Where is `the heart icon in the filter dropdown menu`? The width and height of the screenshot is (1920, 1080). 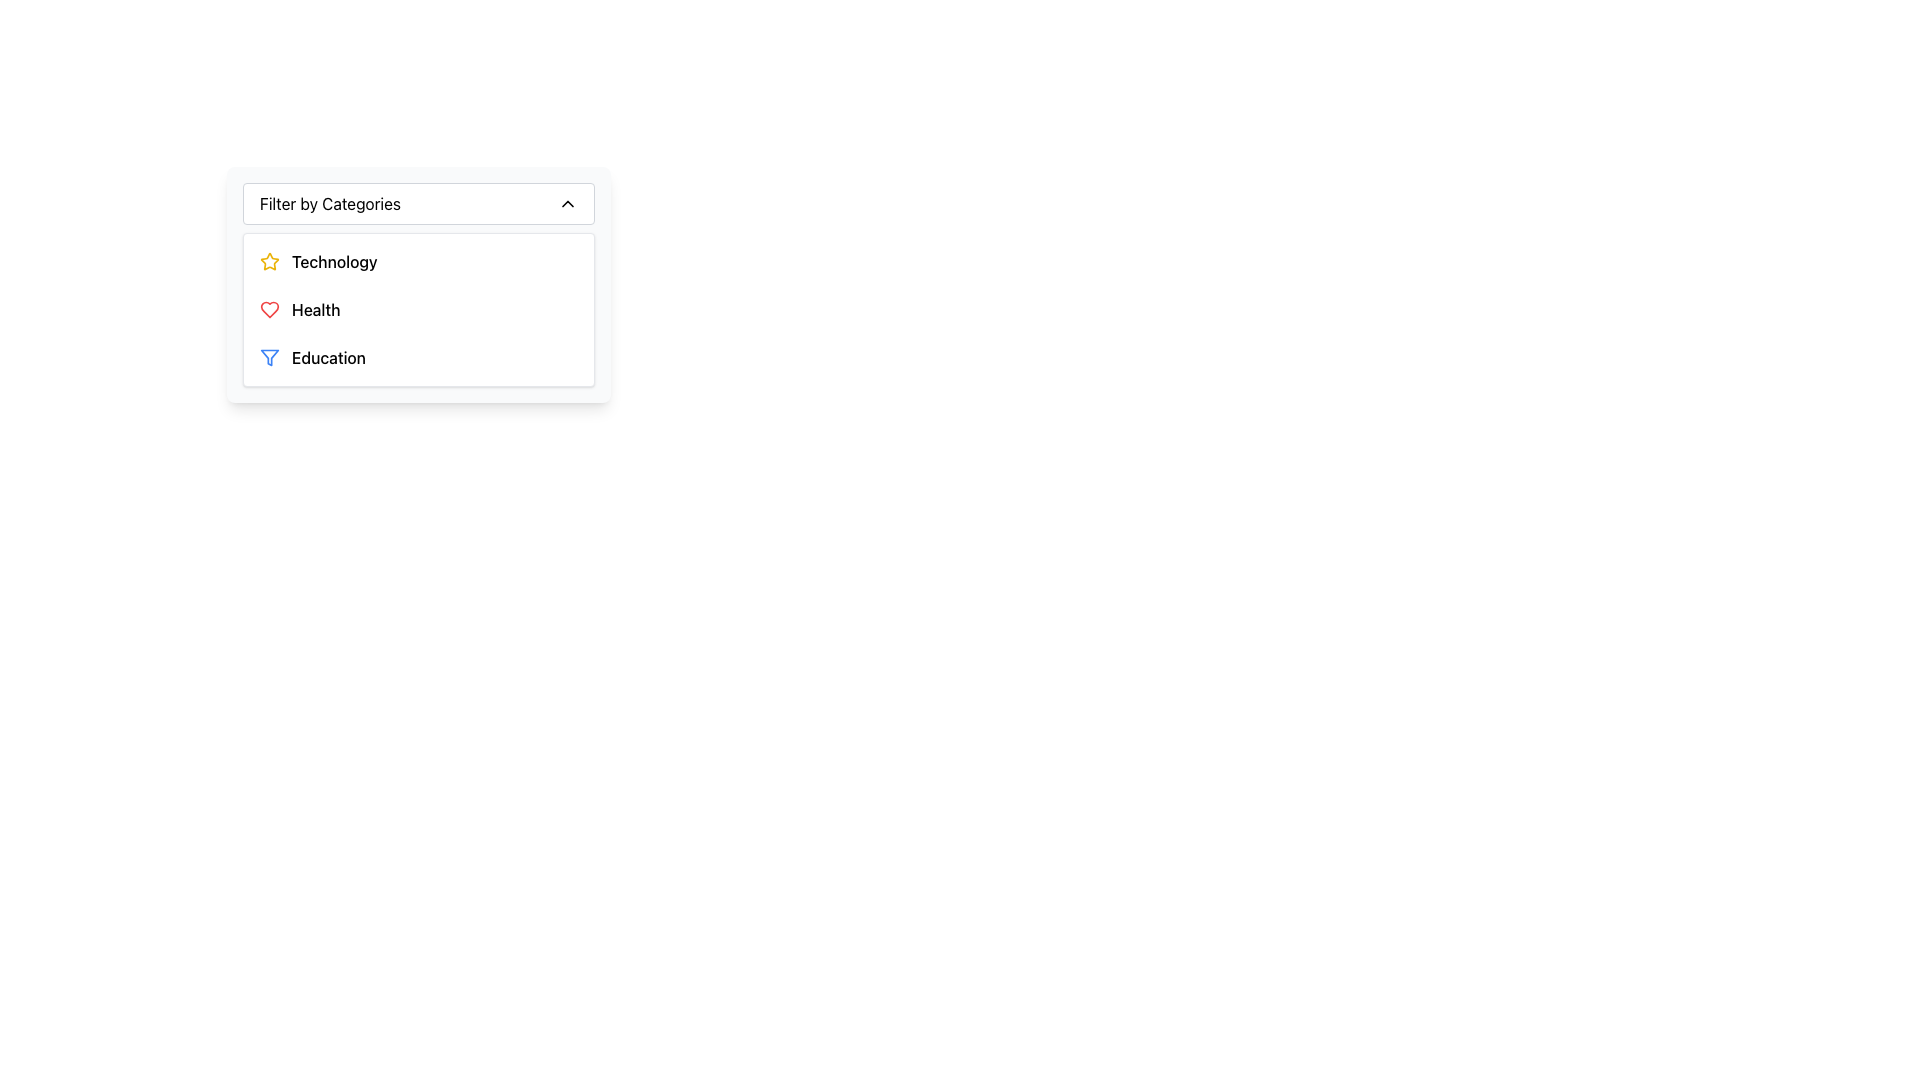 the heart icon in the filter dropdown menu is located at coordinates (268, 309).